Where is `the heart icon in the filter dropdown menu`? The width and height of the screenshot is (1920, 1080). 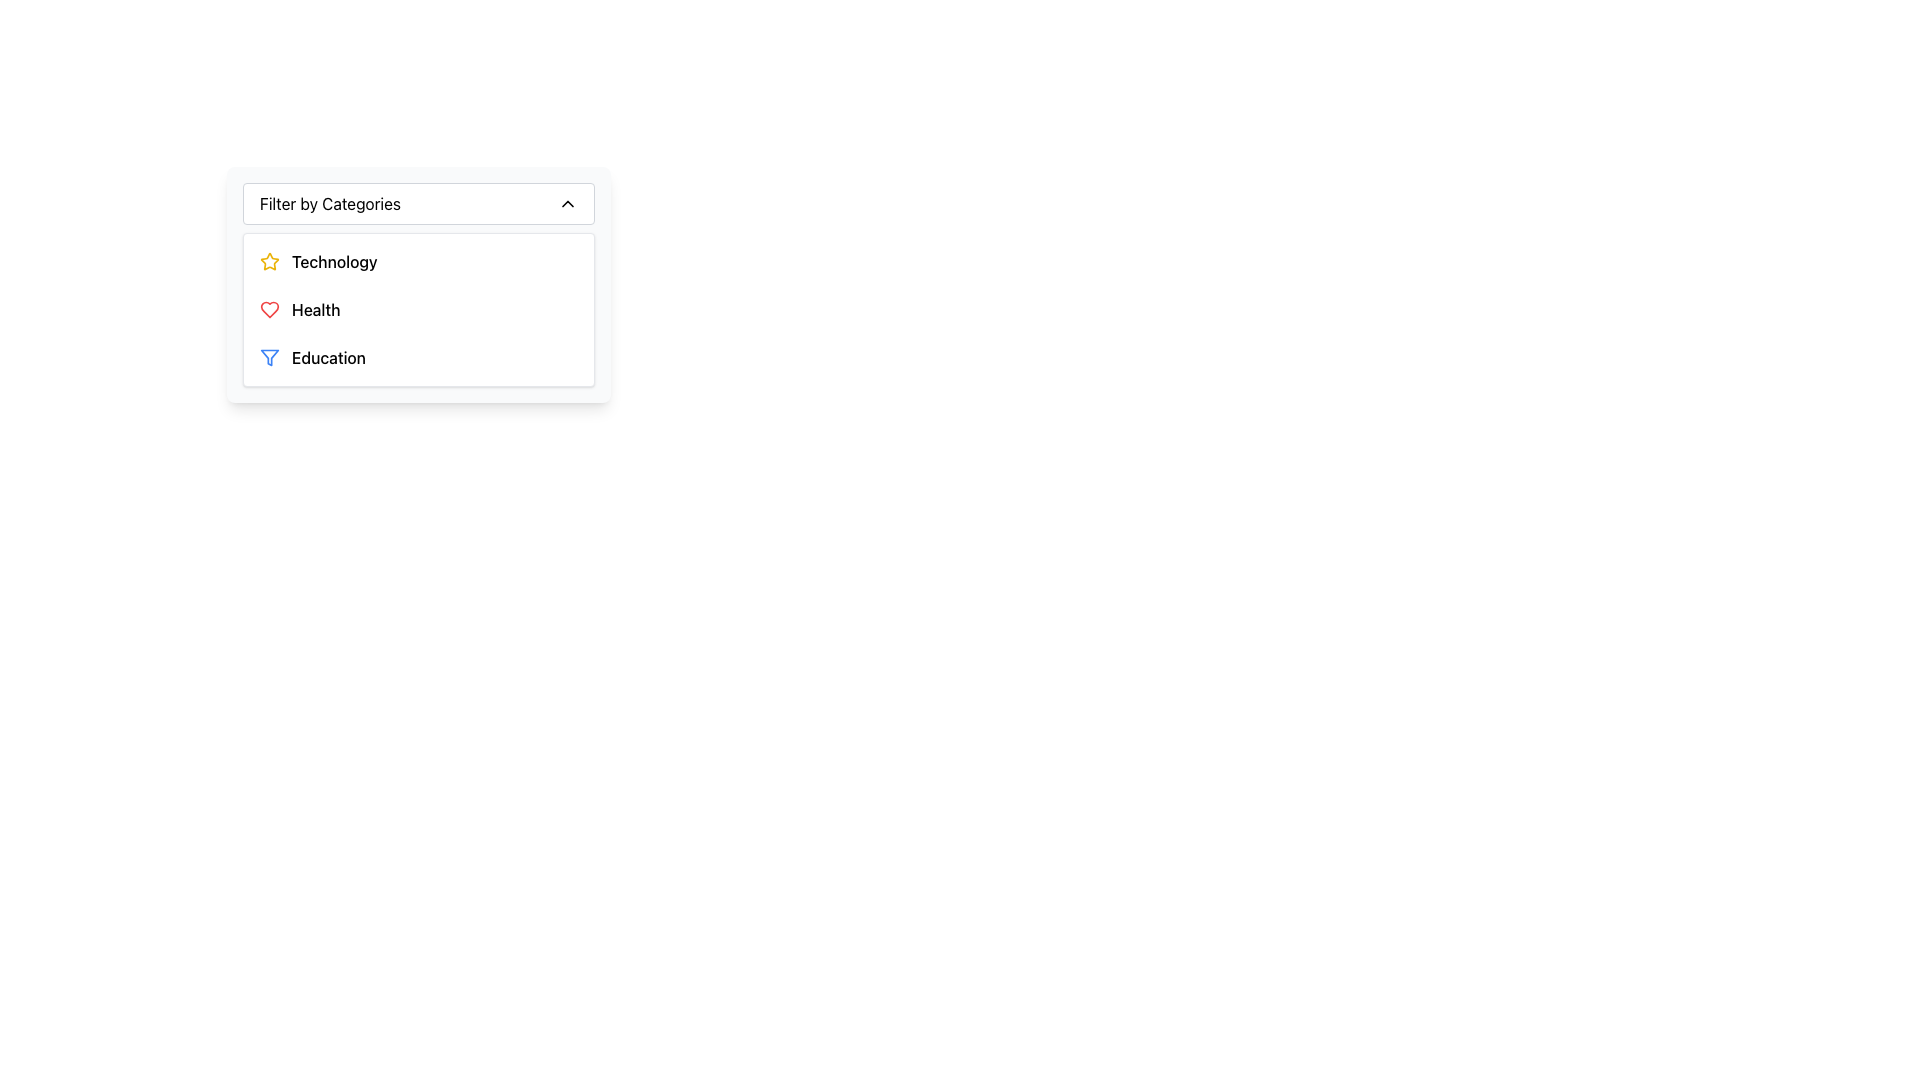 the heart icon in the filter dropdown menu is located at coordinates (268, 309).